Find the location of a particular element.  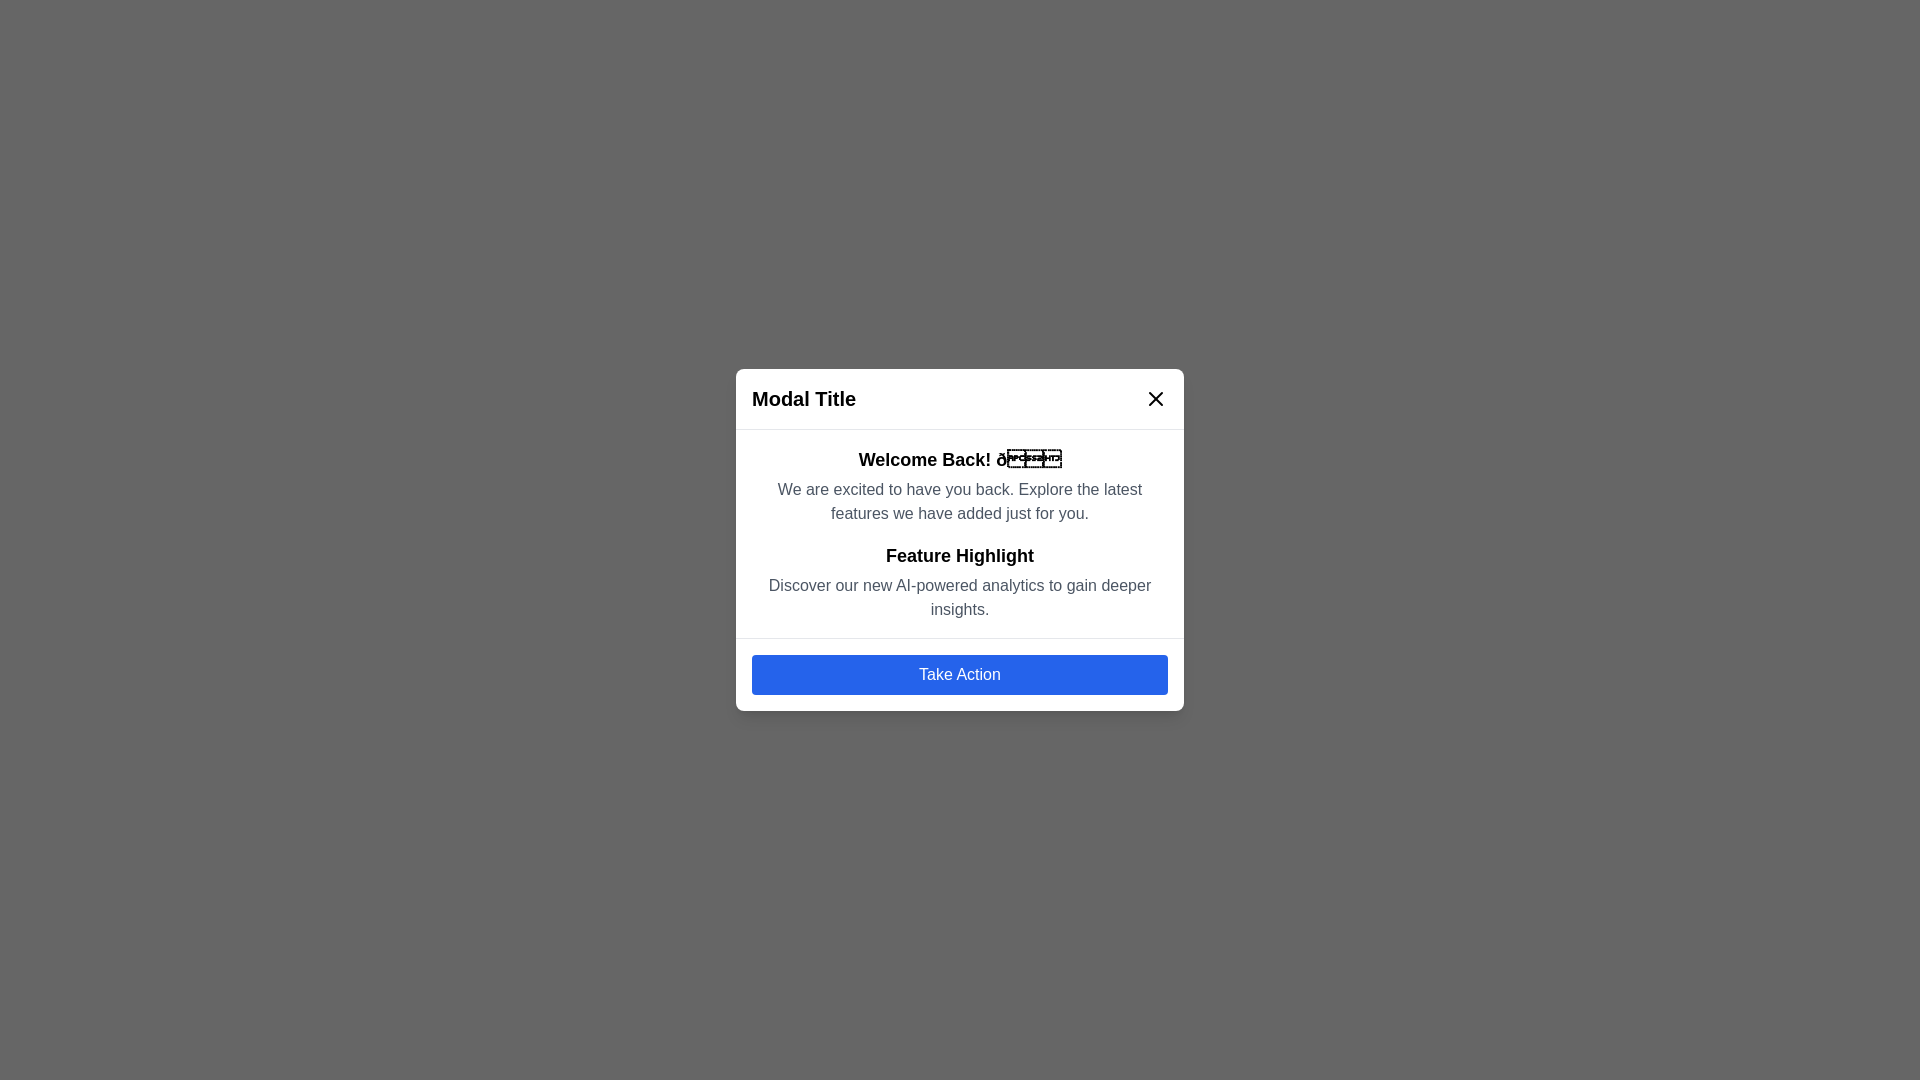

text displayed as 'Modal Title' in a bold, large font, located at the top of the modal, centered horizontally and to the left of the close button is located at coordinates (804, 398).